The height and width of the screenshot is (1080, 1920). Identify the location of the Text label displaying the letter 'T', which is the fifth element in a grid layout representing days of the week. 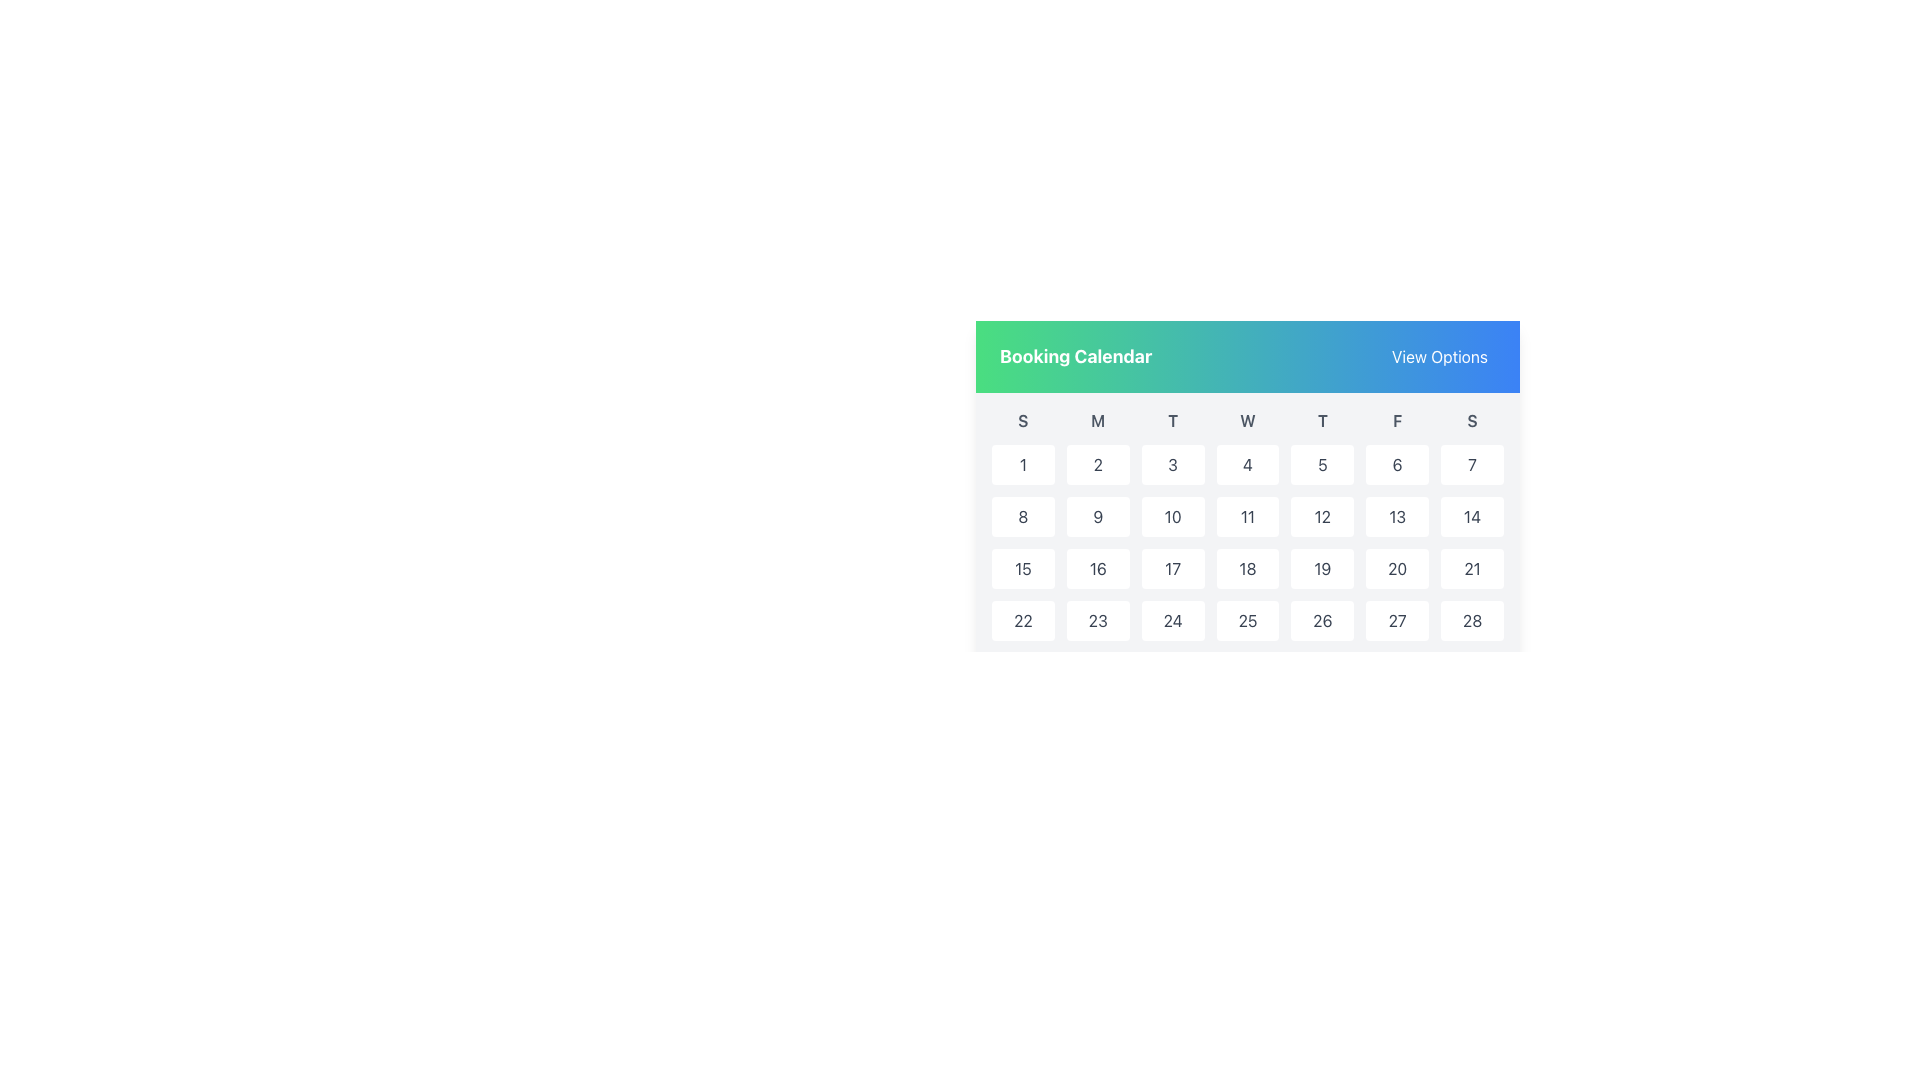
(1322, 419).